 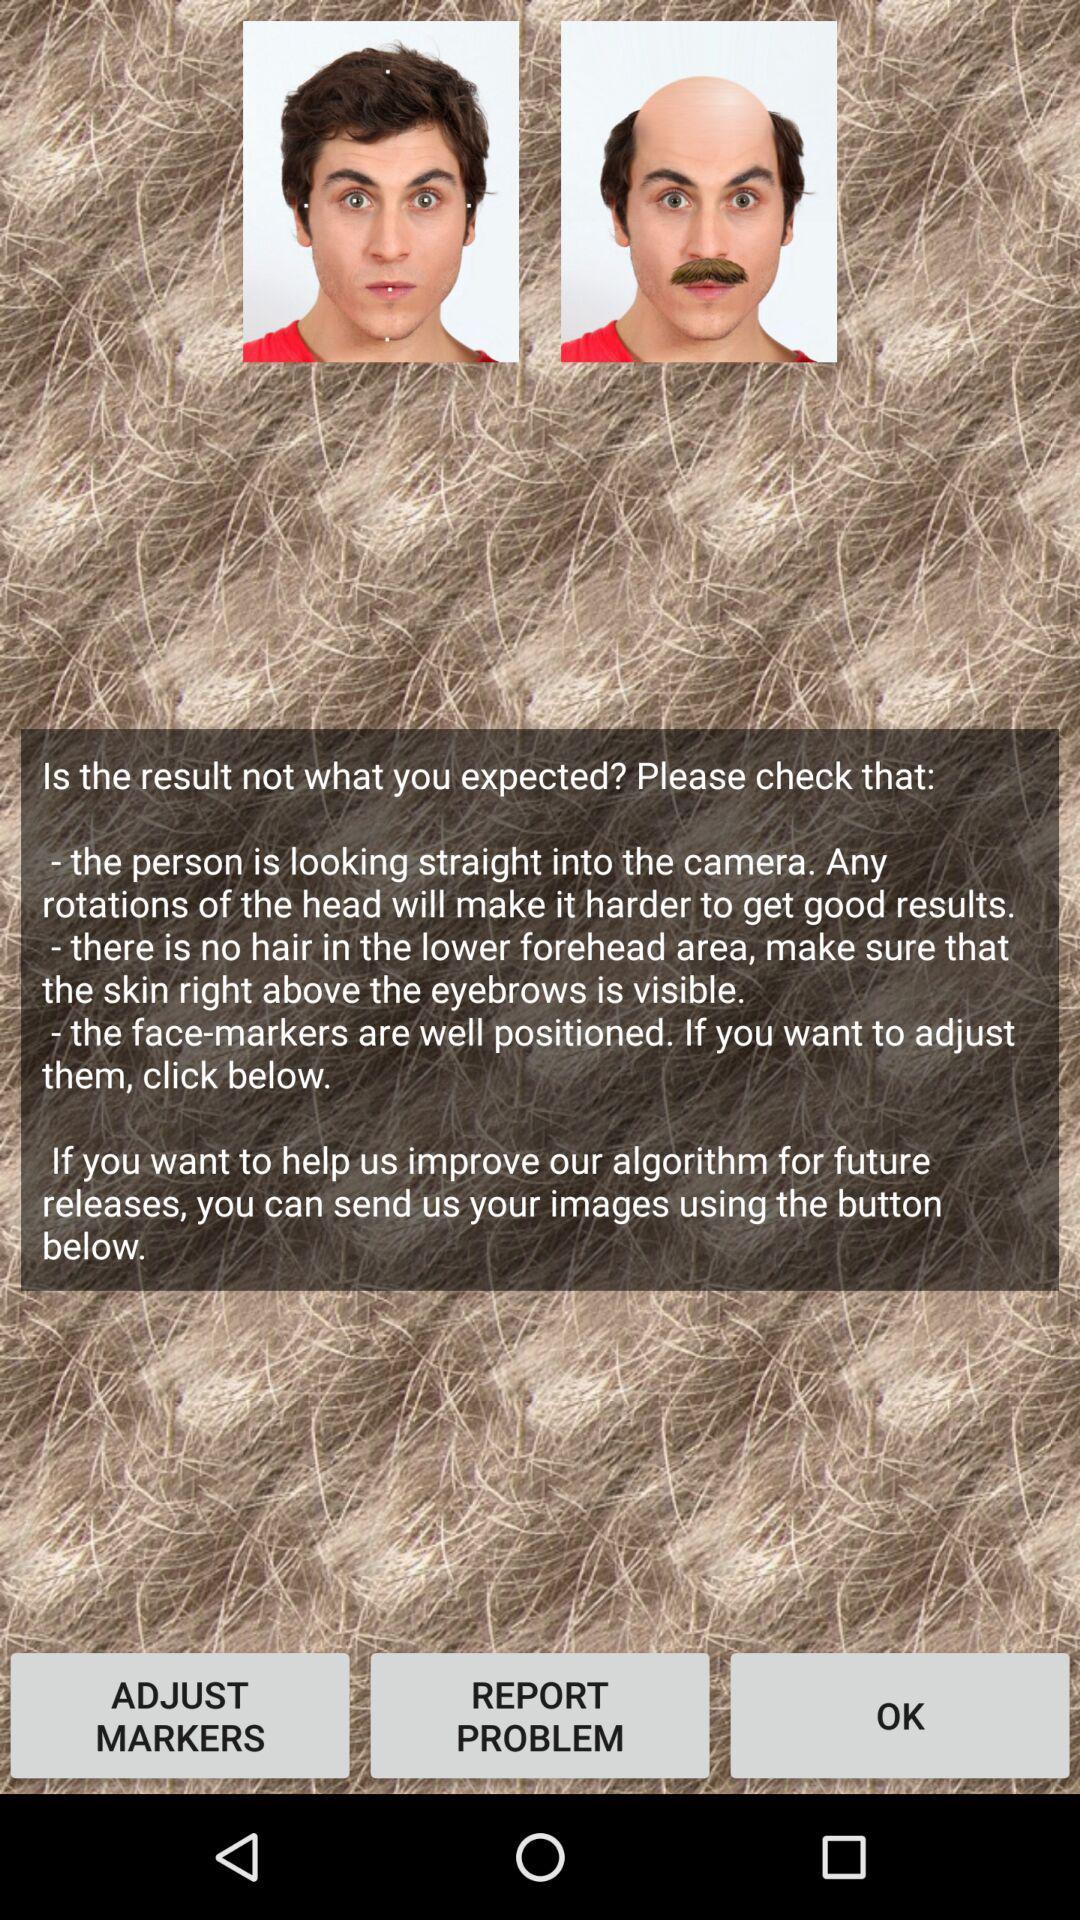 What do you see at coordinates (540, 1714) in the screenshot?
I see `the item next to the adjust markers icon` at bounding box center [540, 1714].